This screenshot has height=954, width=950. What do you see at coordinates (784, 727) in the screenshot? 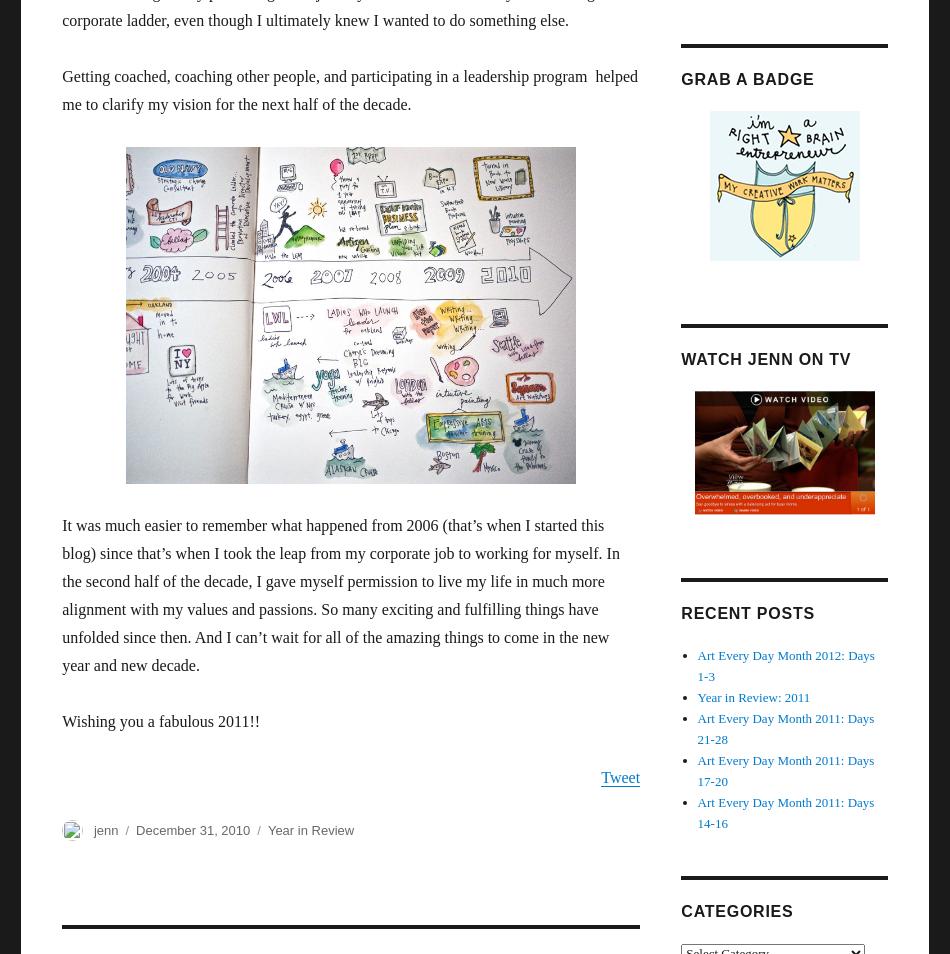
I see `'Art Every Day Month 2011: Days 21-28'` at bounding box center [784, 727].